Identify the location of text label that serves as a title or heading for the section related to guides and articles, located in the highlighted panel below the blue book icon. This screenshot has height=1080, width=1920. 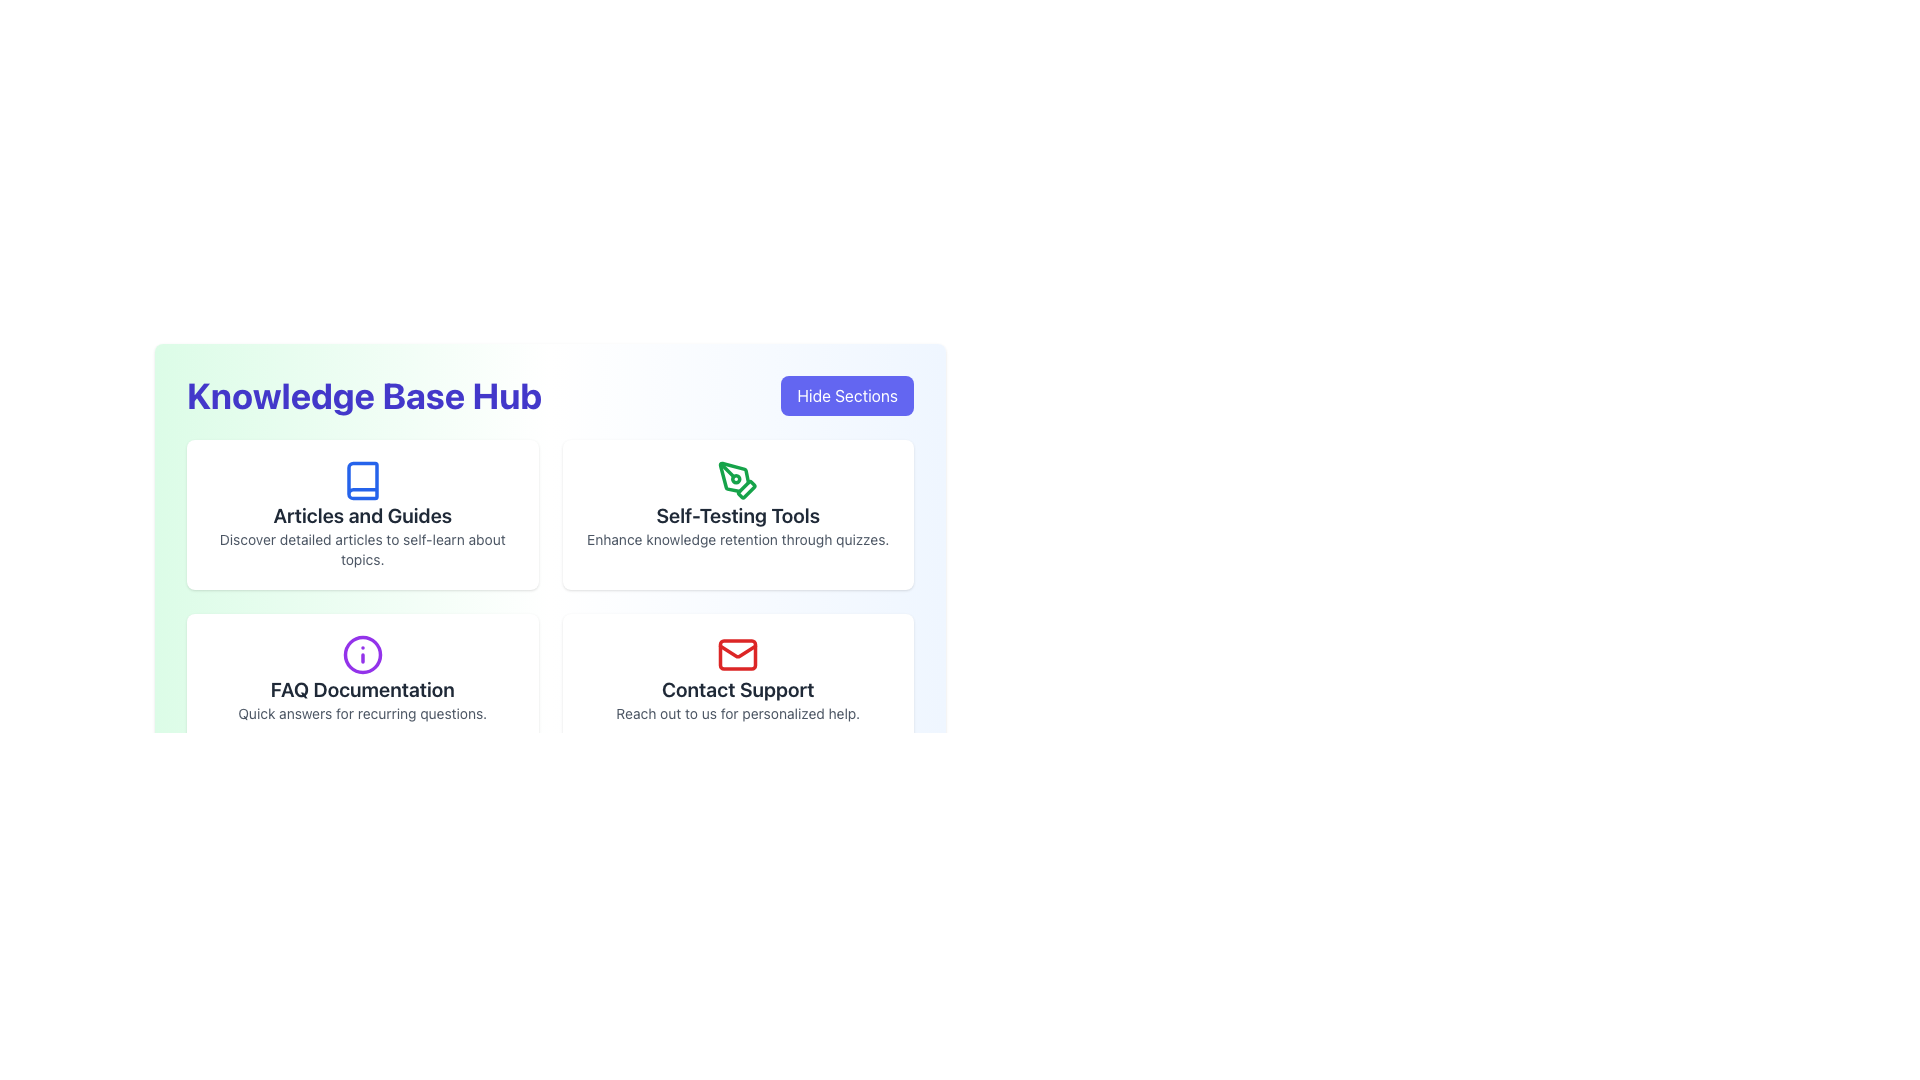
(362, 515).